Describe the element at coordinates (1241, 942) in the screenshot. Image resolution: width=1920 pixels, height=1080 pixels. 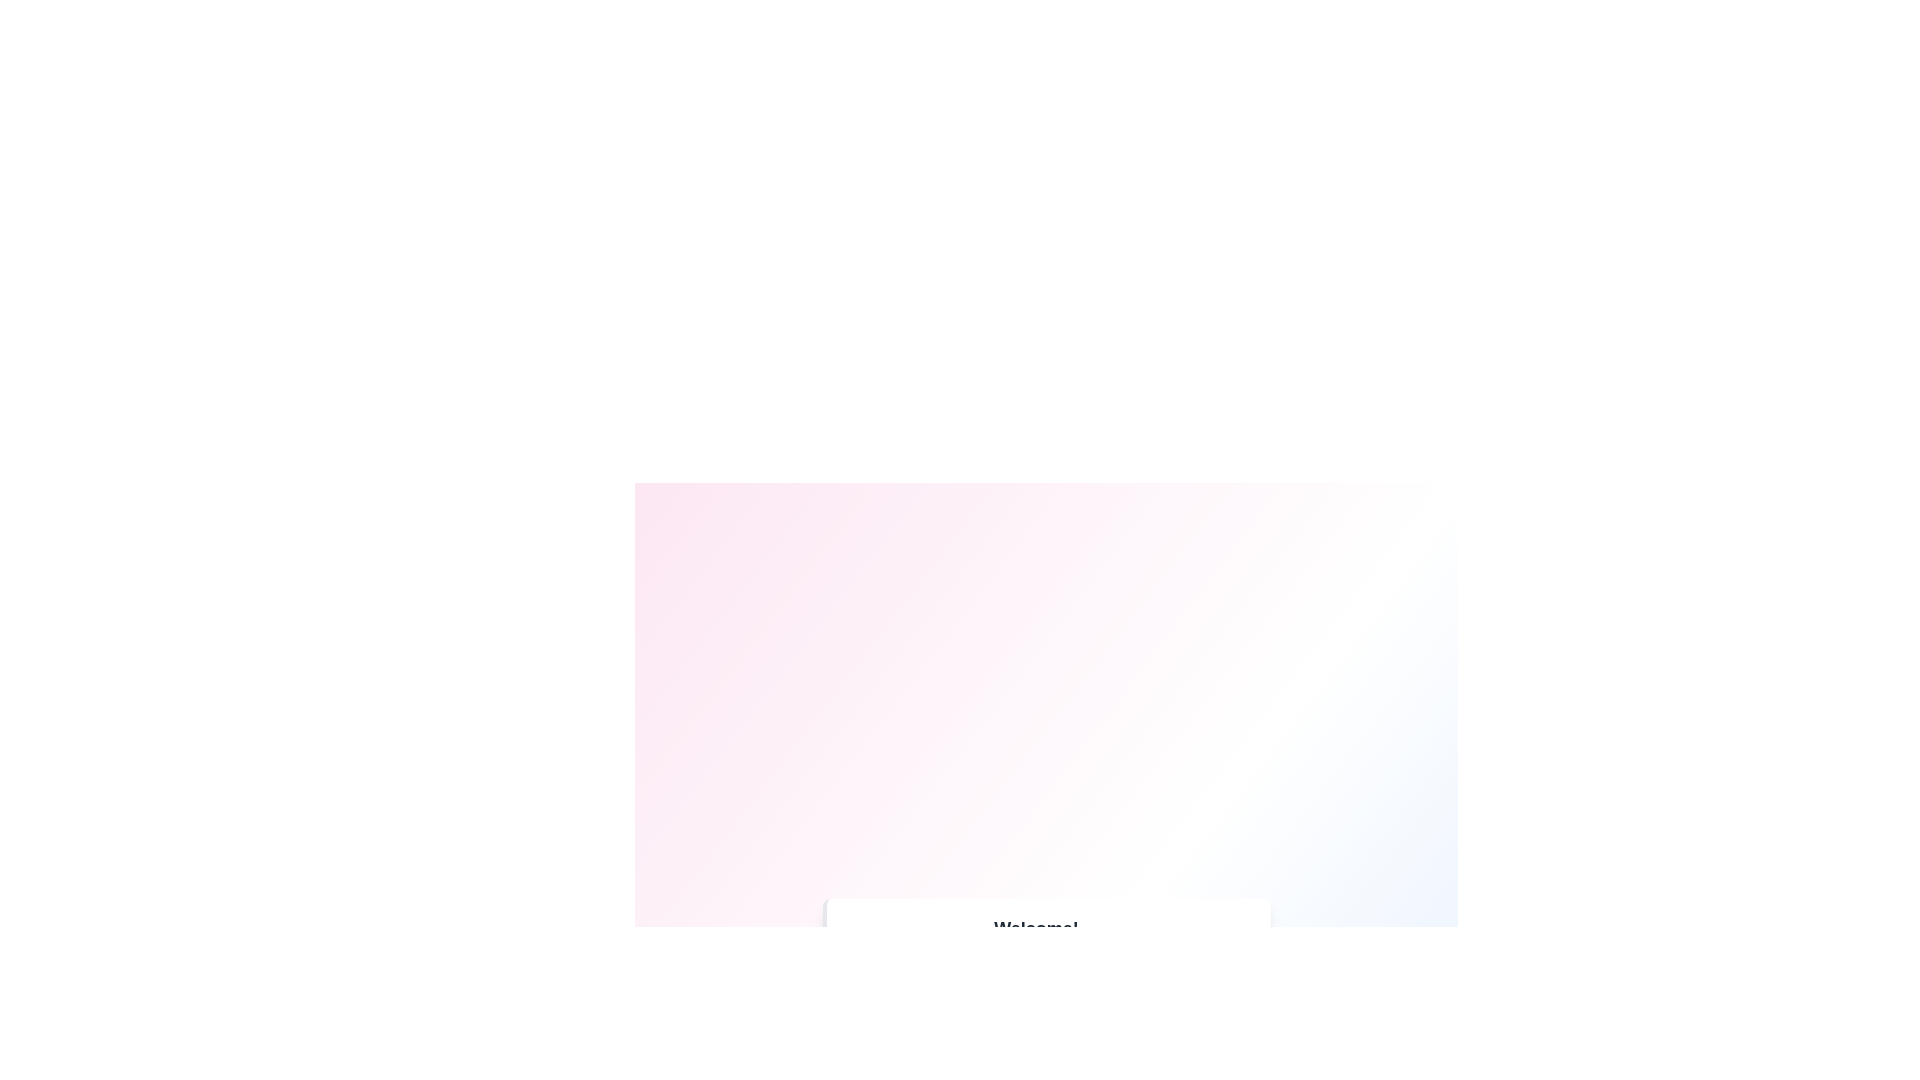
I see `close icon of the first notification to dismiss it` at that location.